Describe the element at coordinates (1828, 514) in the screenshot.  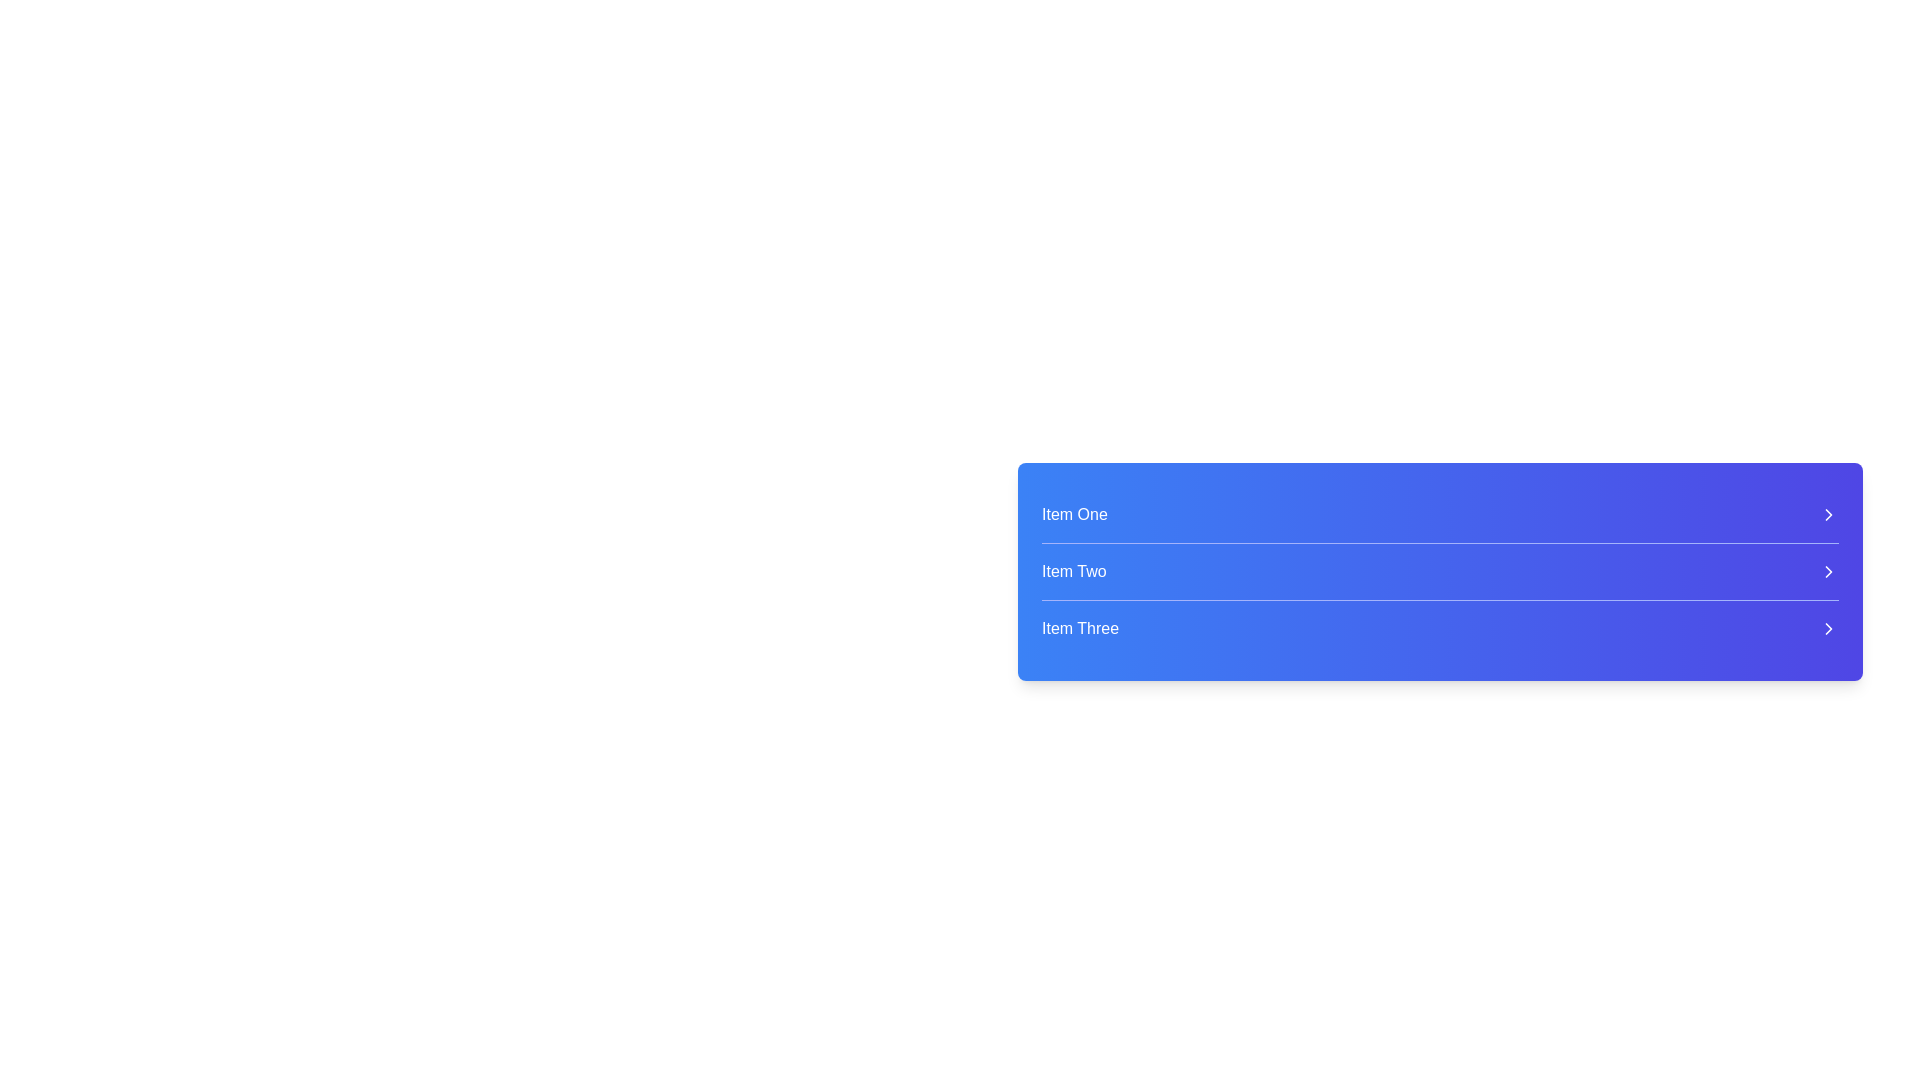
I see `the right-facing chevron icon styled in white, located on the right side of the list item labeled 'Item One'` at that location.